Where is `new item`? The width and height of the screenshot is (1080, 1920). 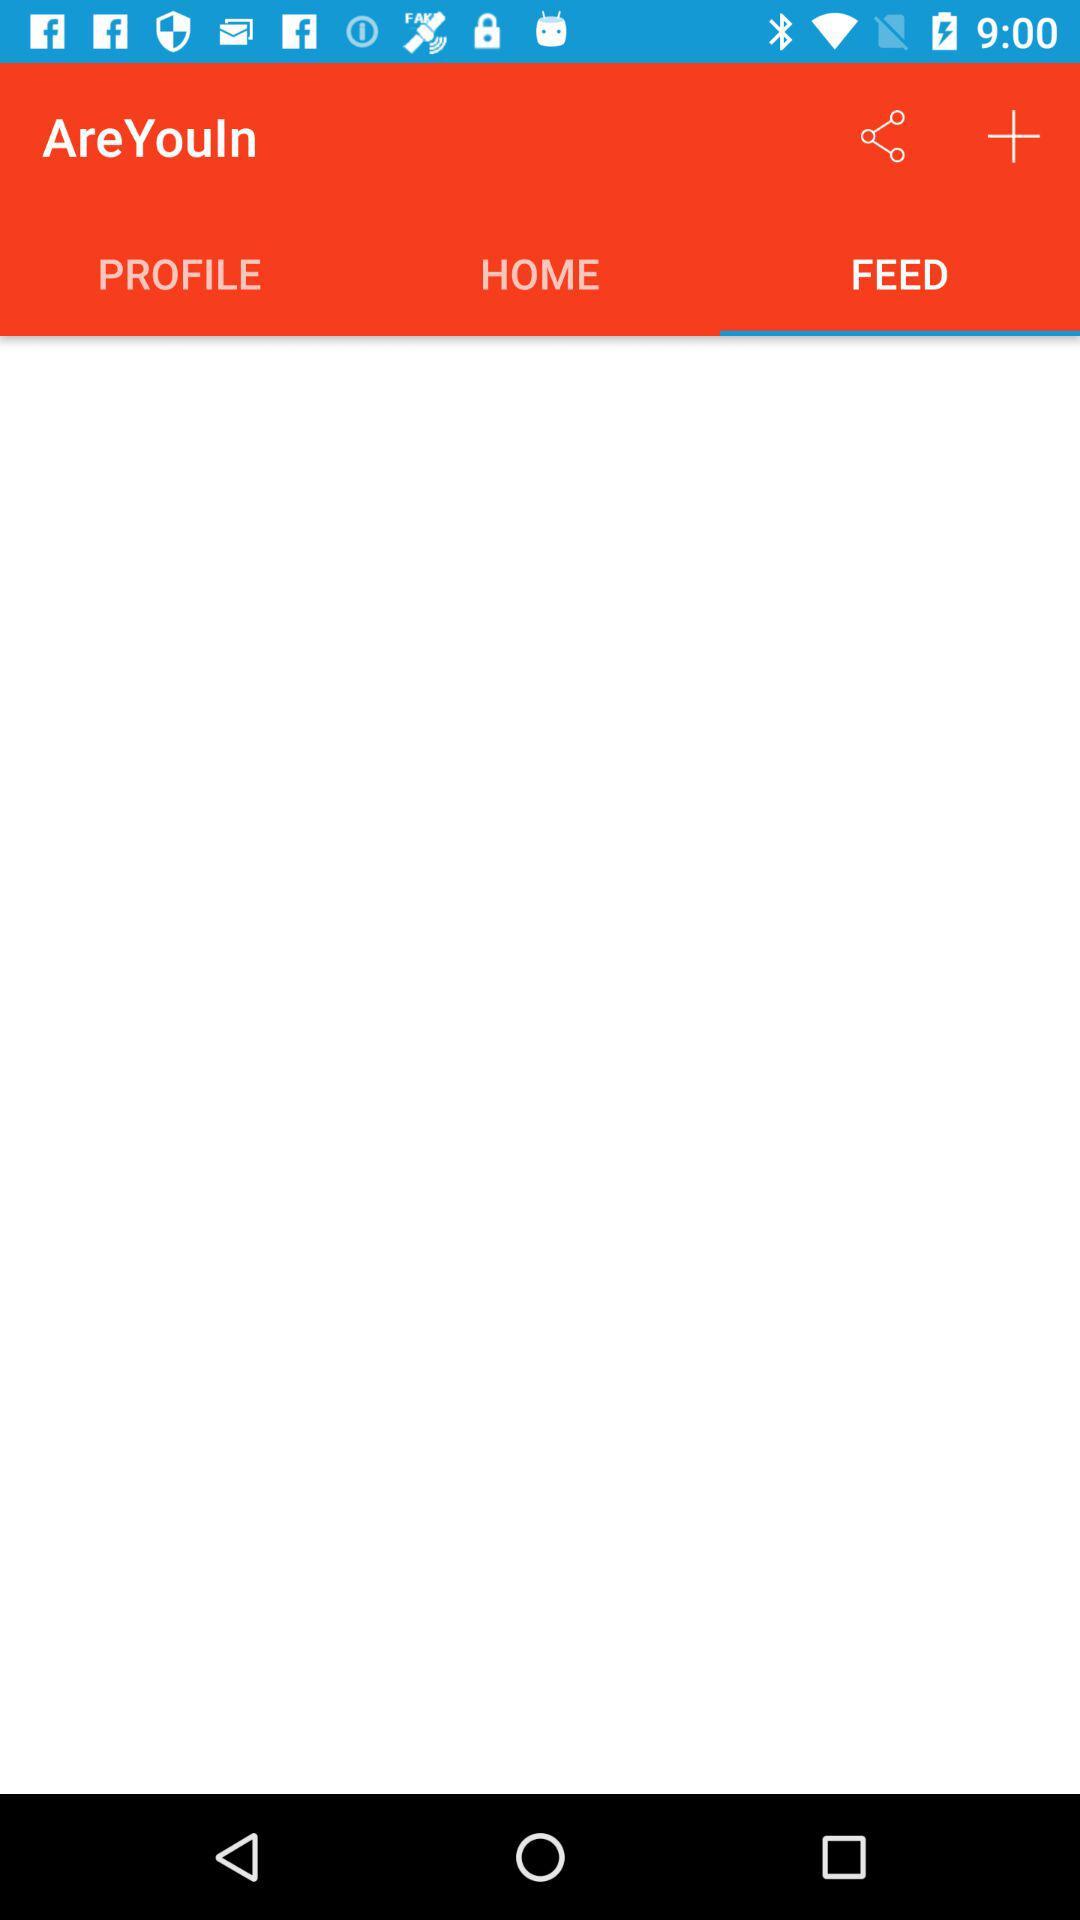
new item is located at coordinates (1014, 135).